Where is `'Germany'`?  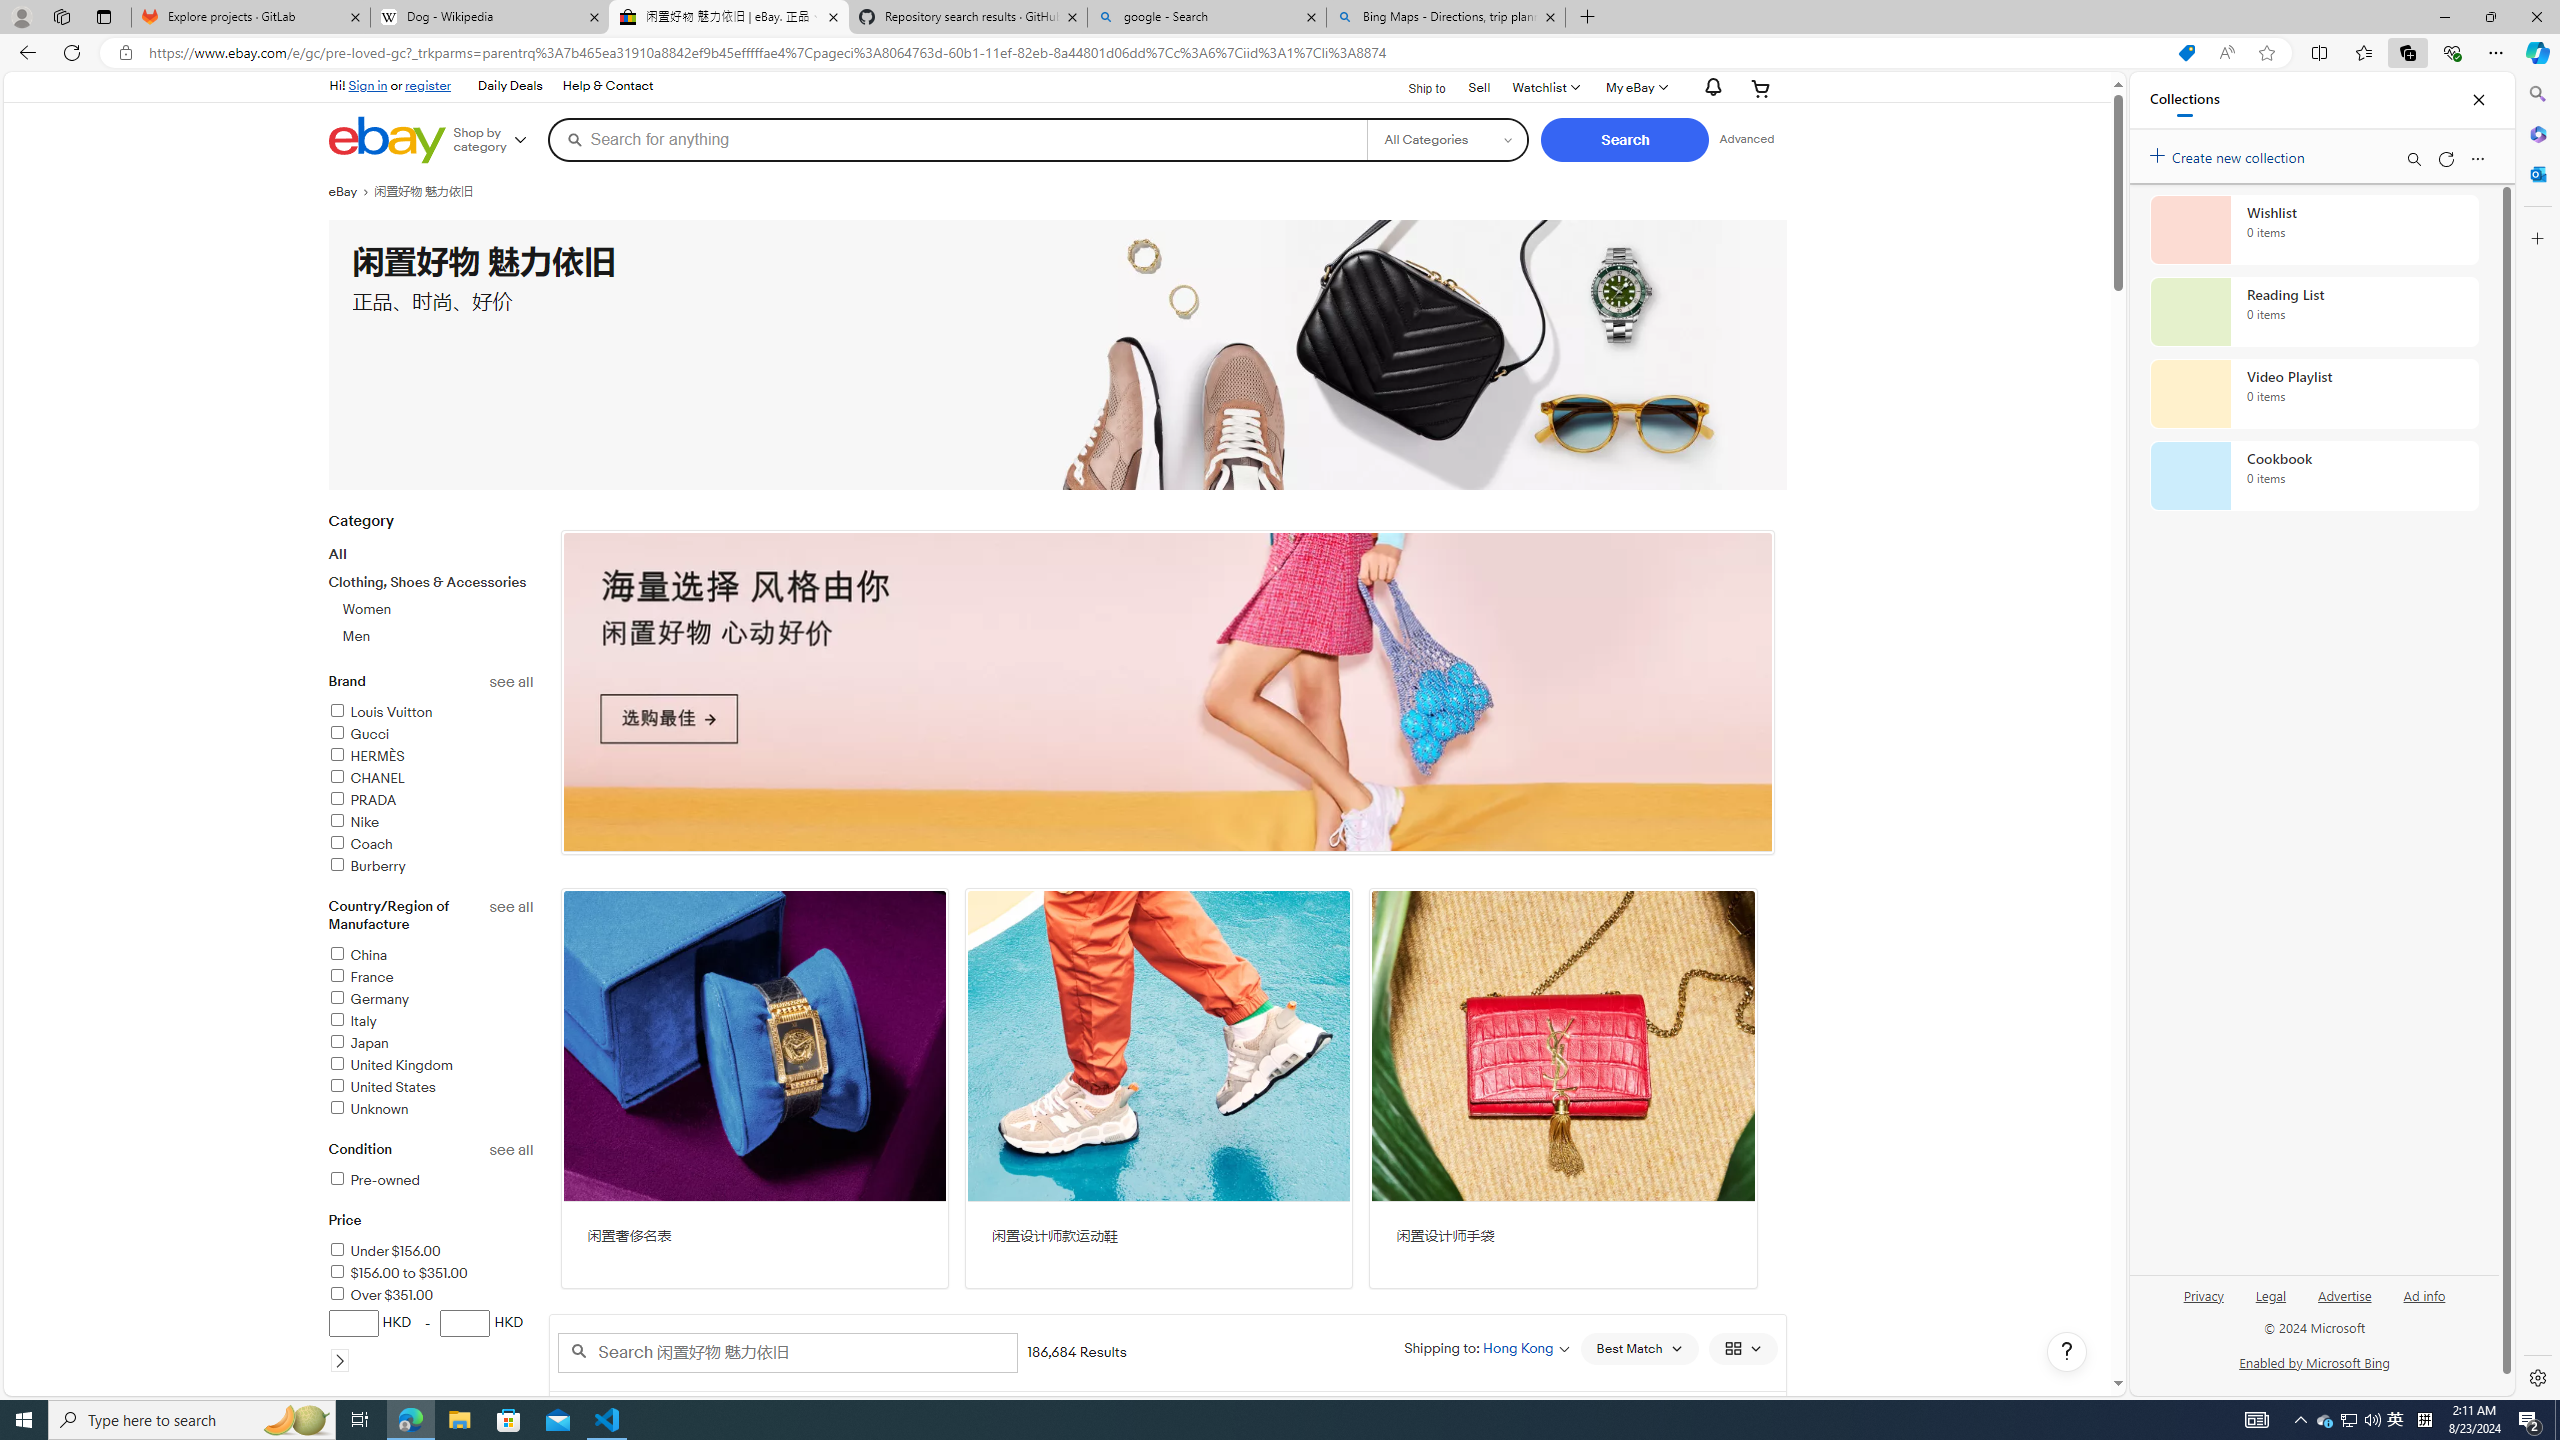
'Germany' is located at coordinates (431, 999).